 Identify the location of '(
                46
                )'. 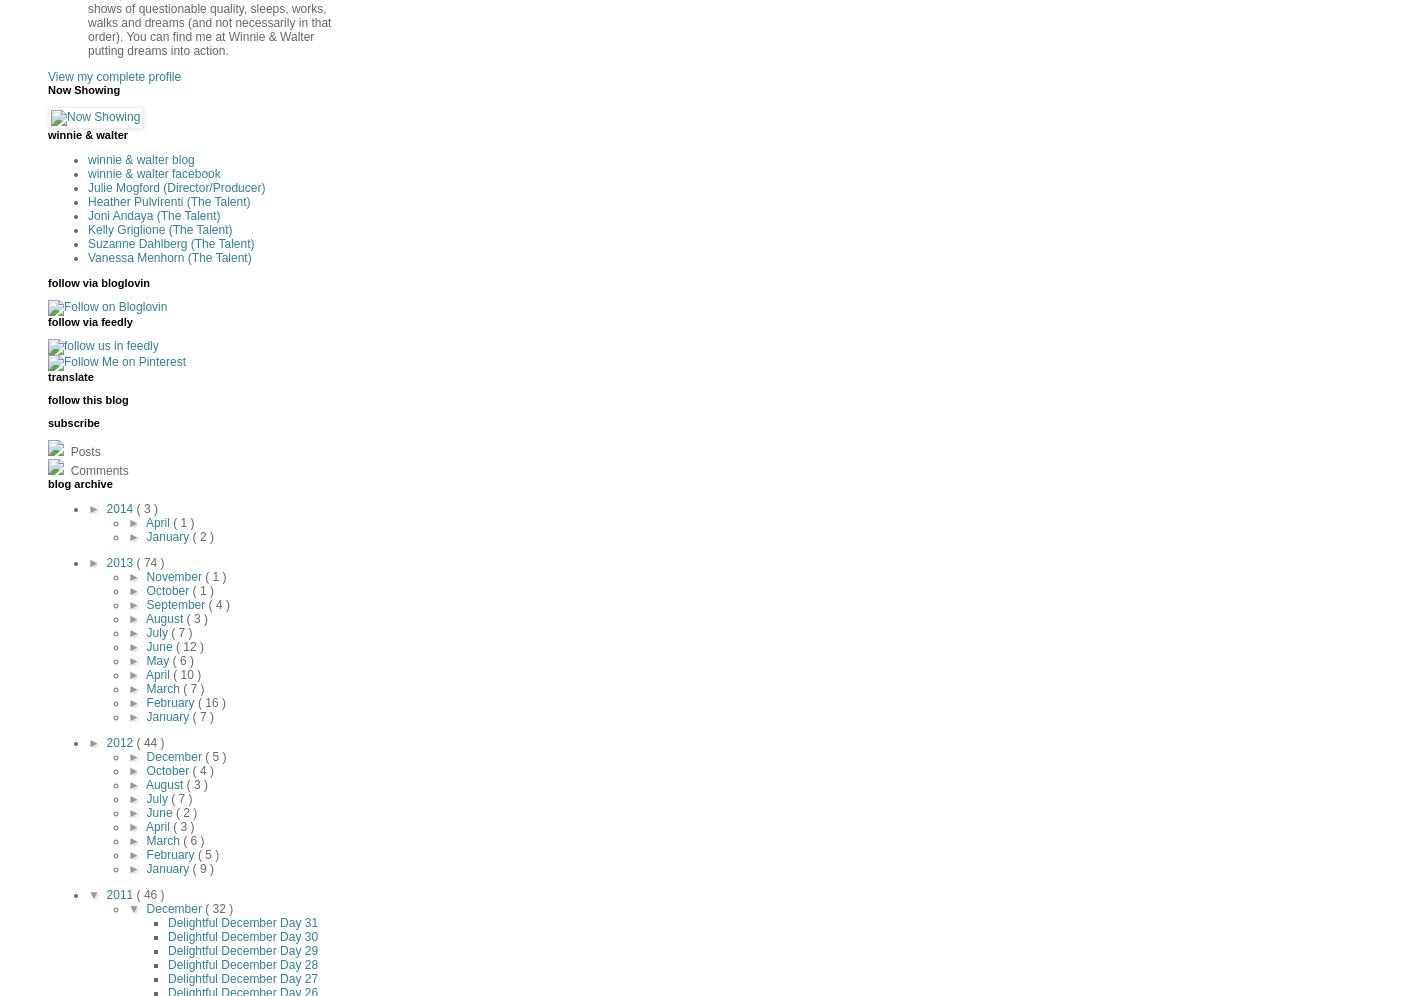
(148, 894).